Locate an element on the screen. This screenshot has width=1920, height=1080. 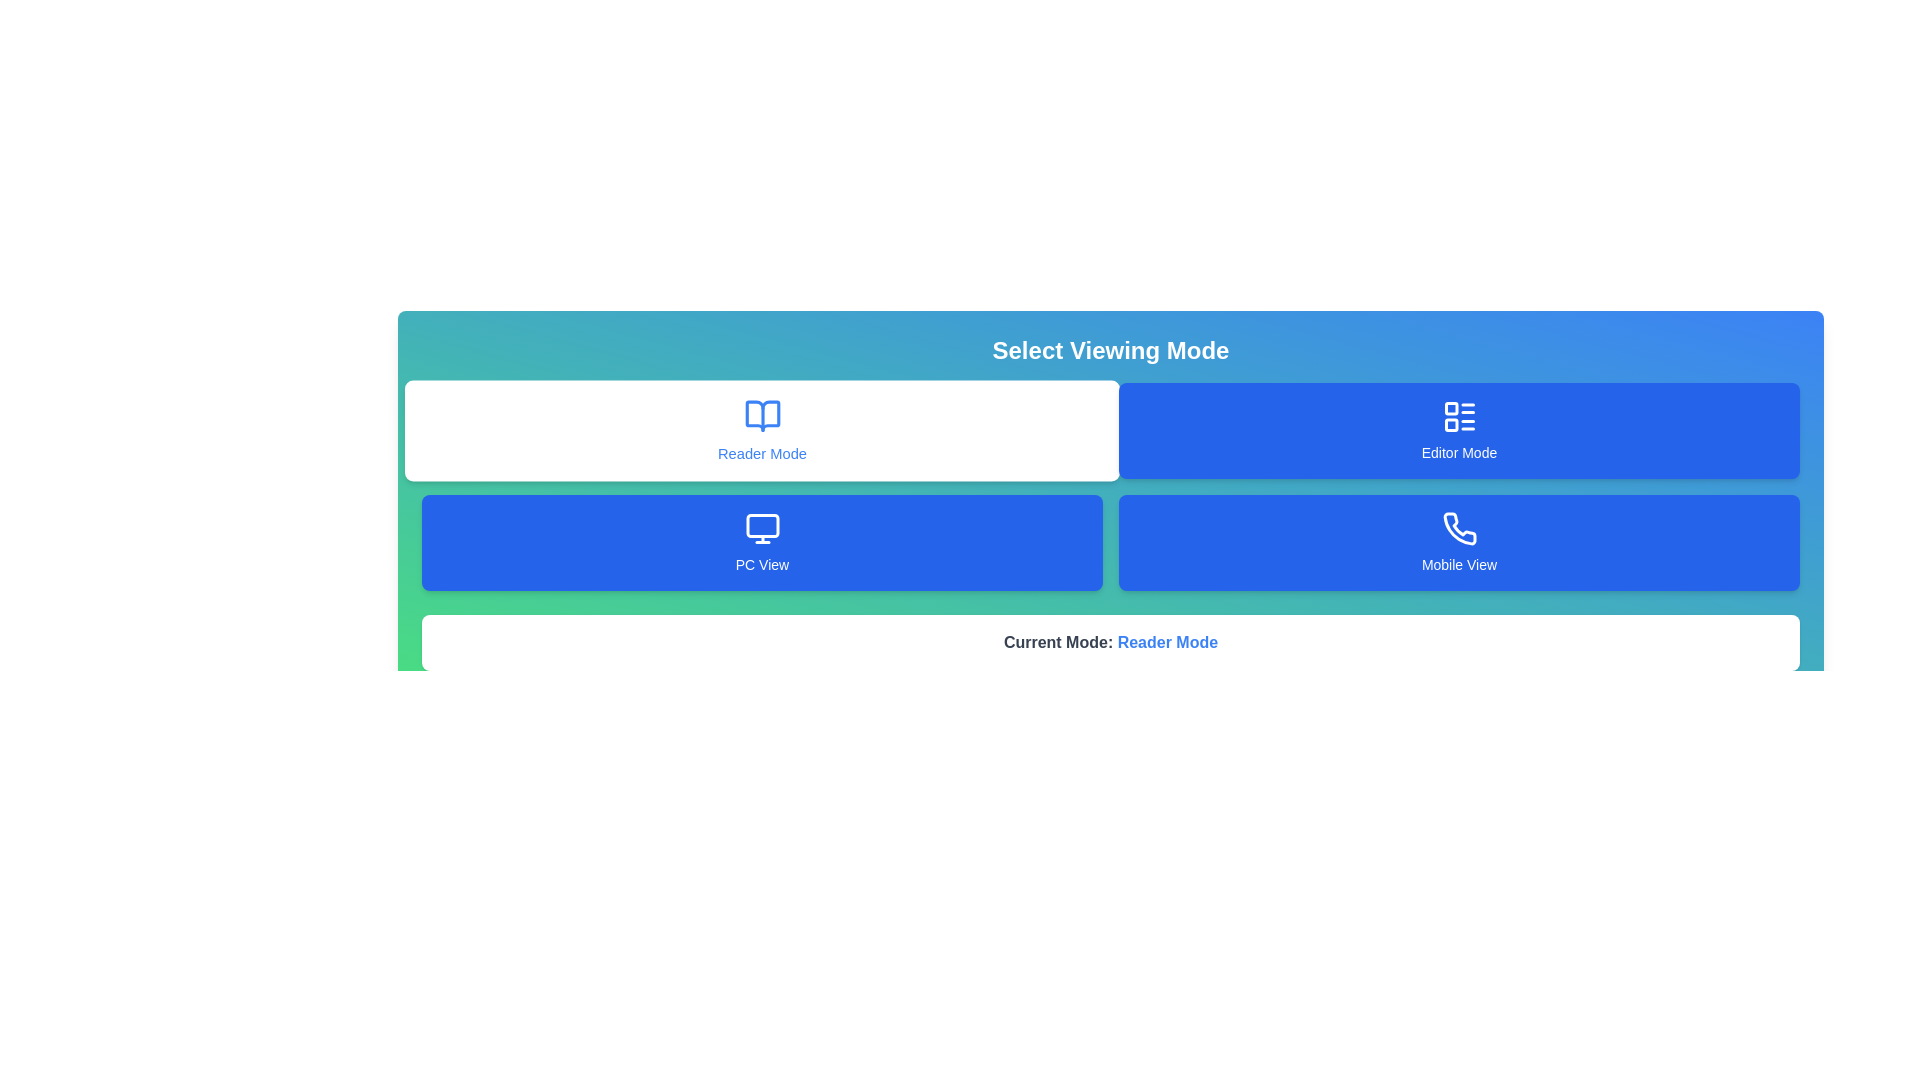
the view mode Reader Mode by clicking on the corresponding button is located at coordinates (761, 430).